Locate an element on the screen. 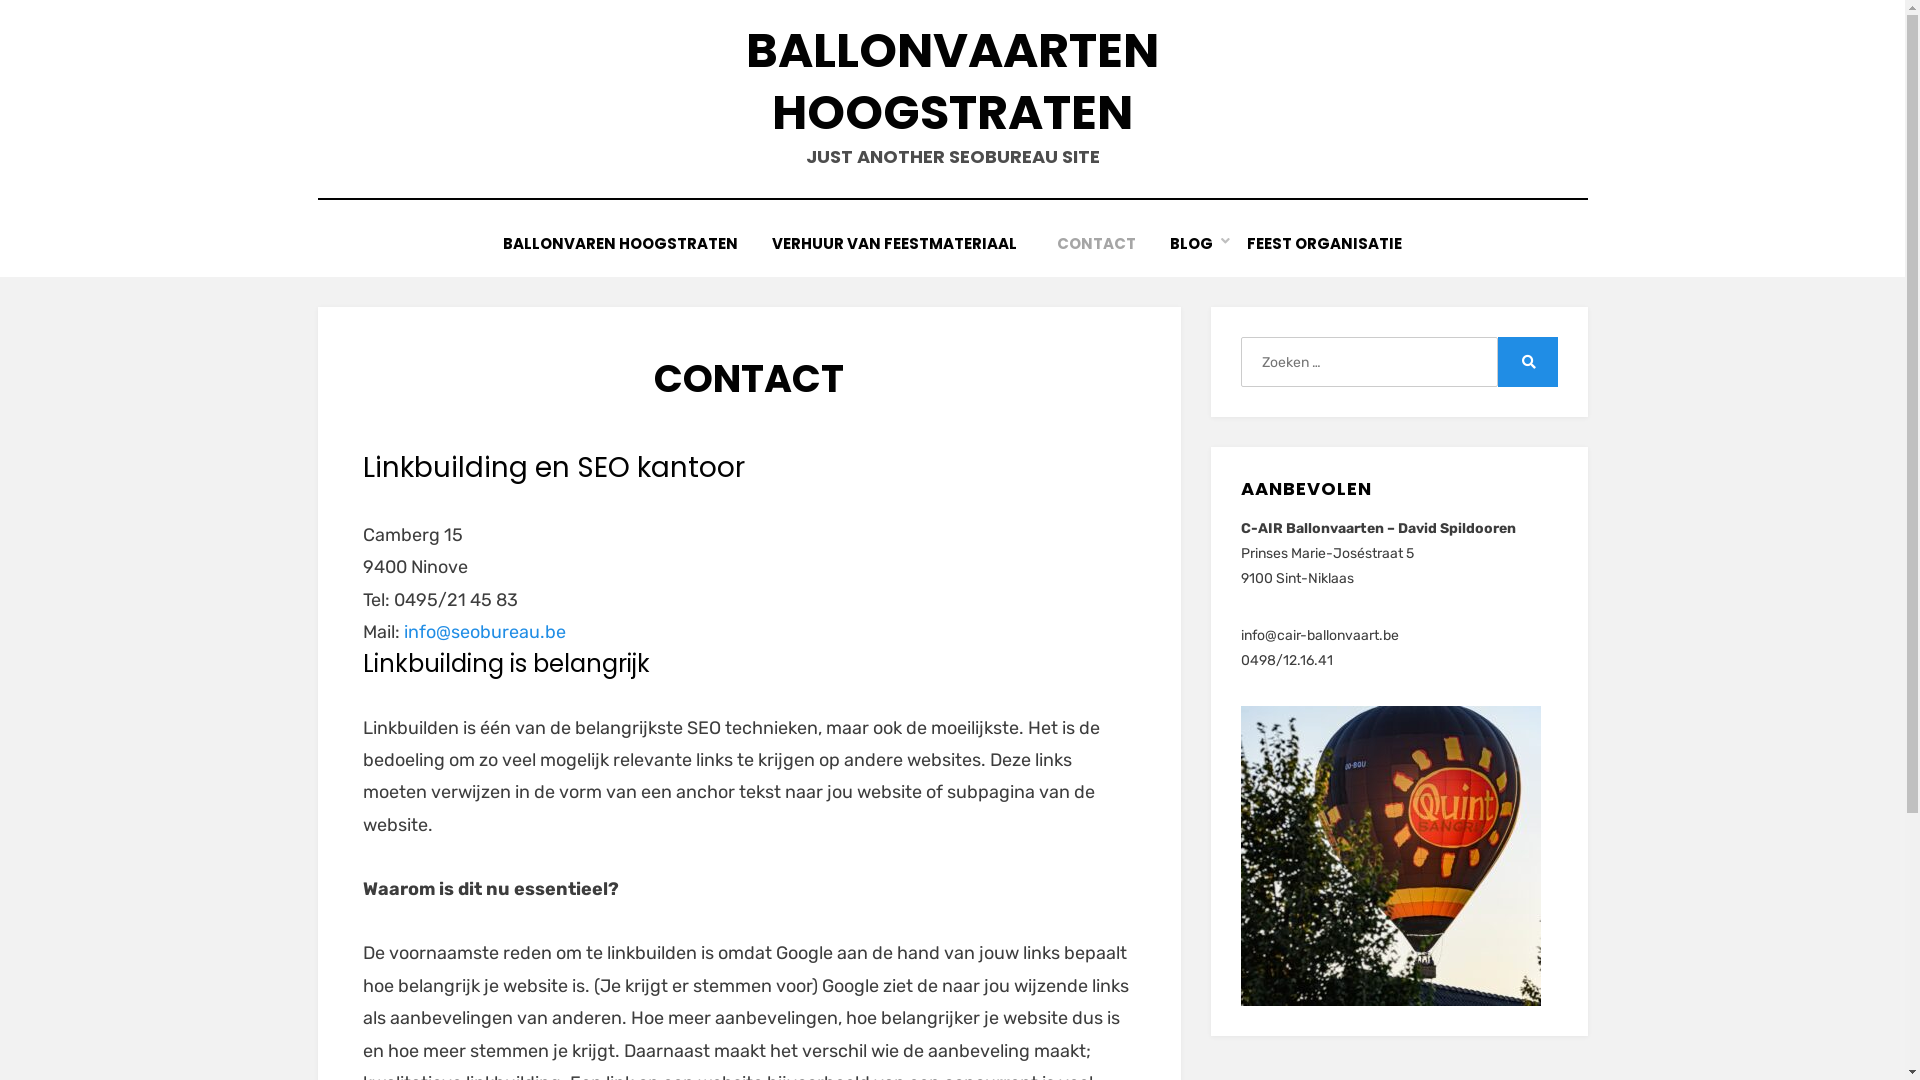 The image size is (1920, 1080). 'VERHUUR VAN FEESTMATERIAAL  ' is located at coordinates (896, 242).